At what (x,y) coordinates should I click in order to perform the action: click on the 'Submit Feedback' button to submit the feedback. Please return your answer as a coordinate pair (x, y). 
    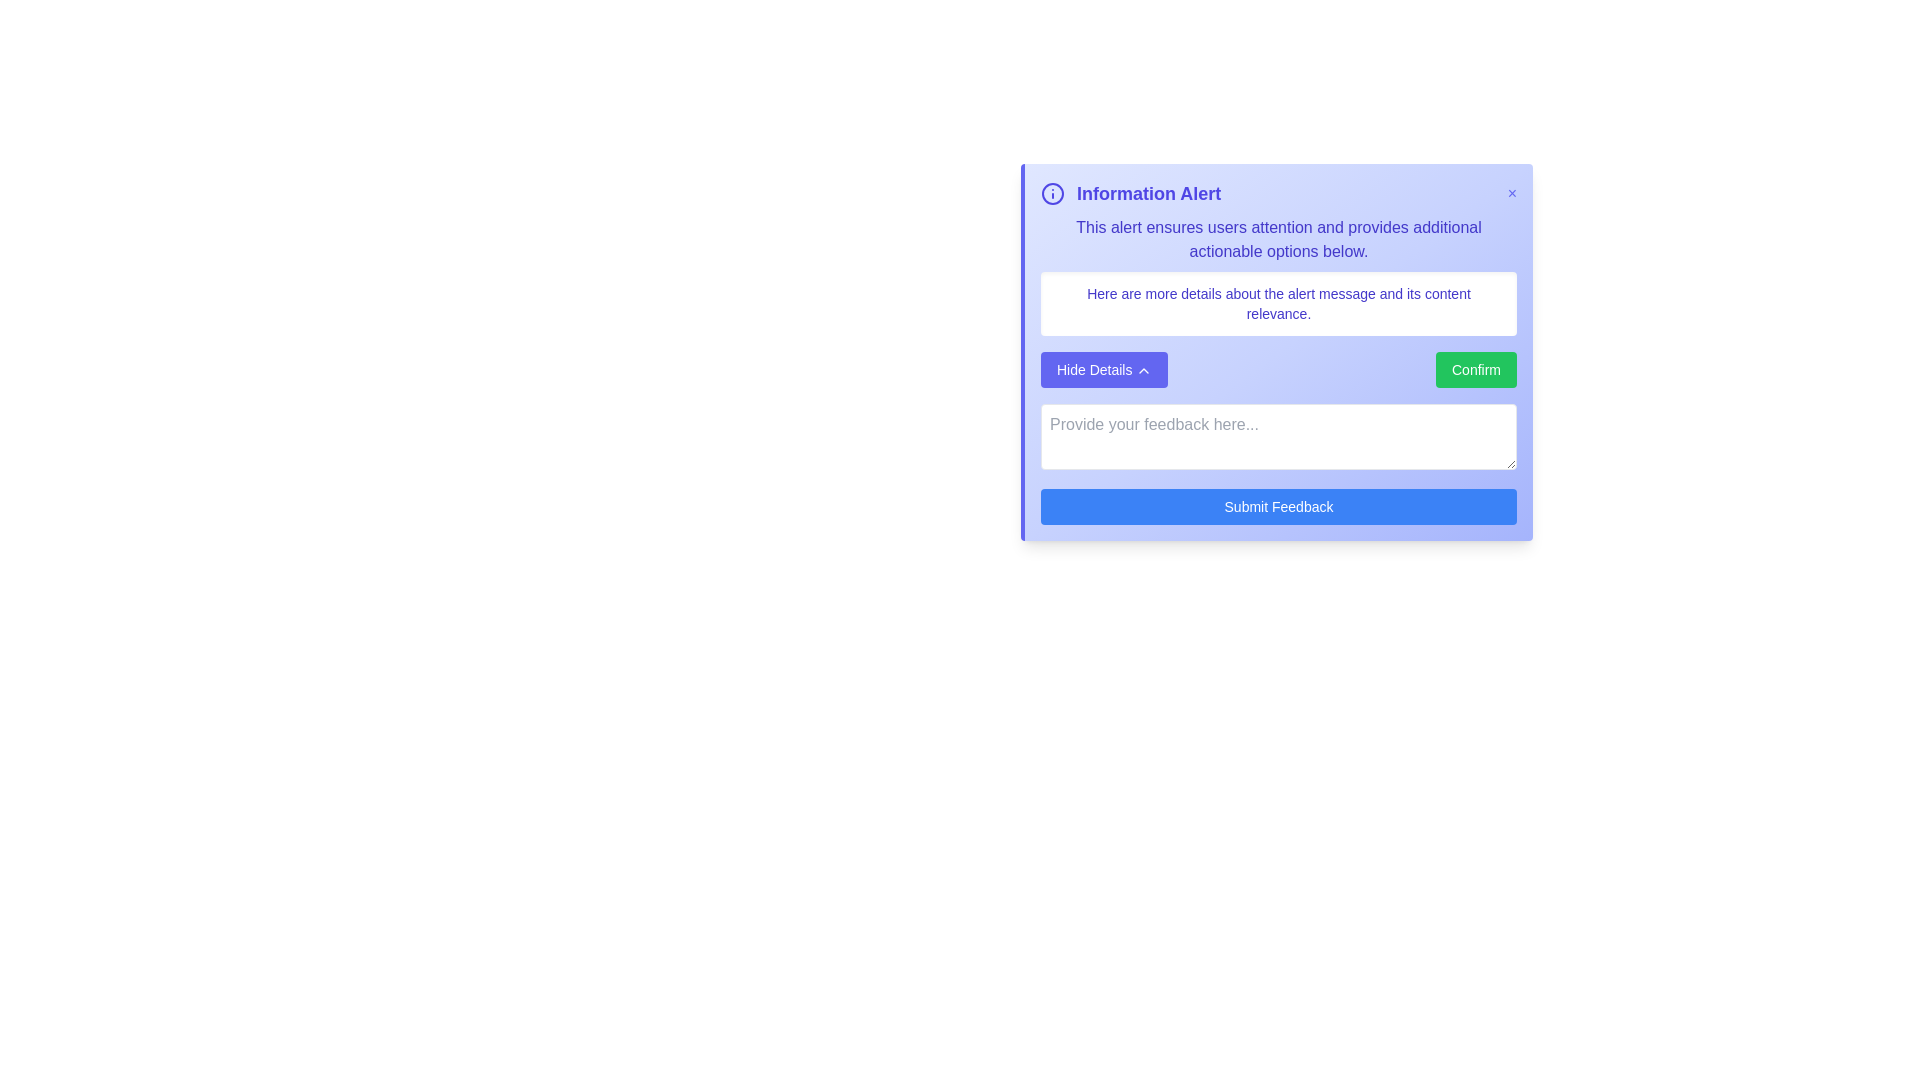
    Looking at the image, I should click on (1277, 505).